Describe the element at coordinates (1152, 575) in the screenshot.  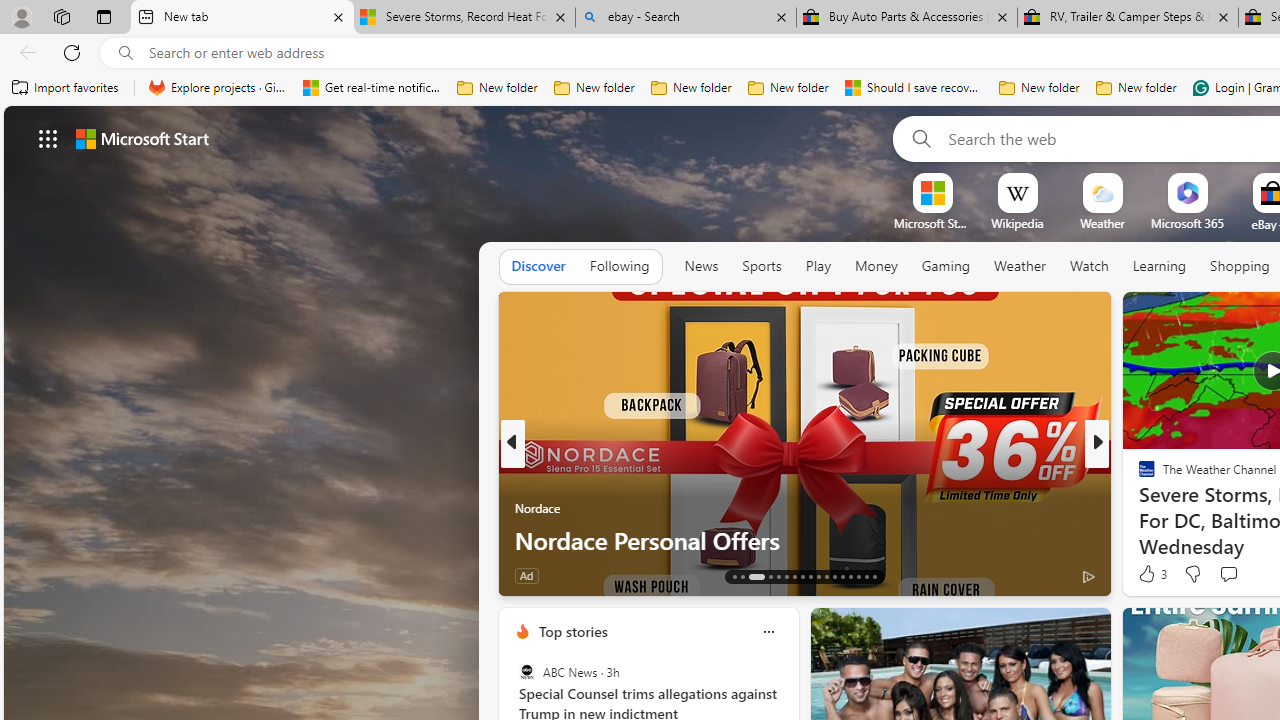
I see `'116 Like'` at that location.